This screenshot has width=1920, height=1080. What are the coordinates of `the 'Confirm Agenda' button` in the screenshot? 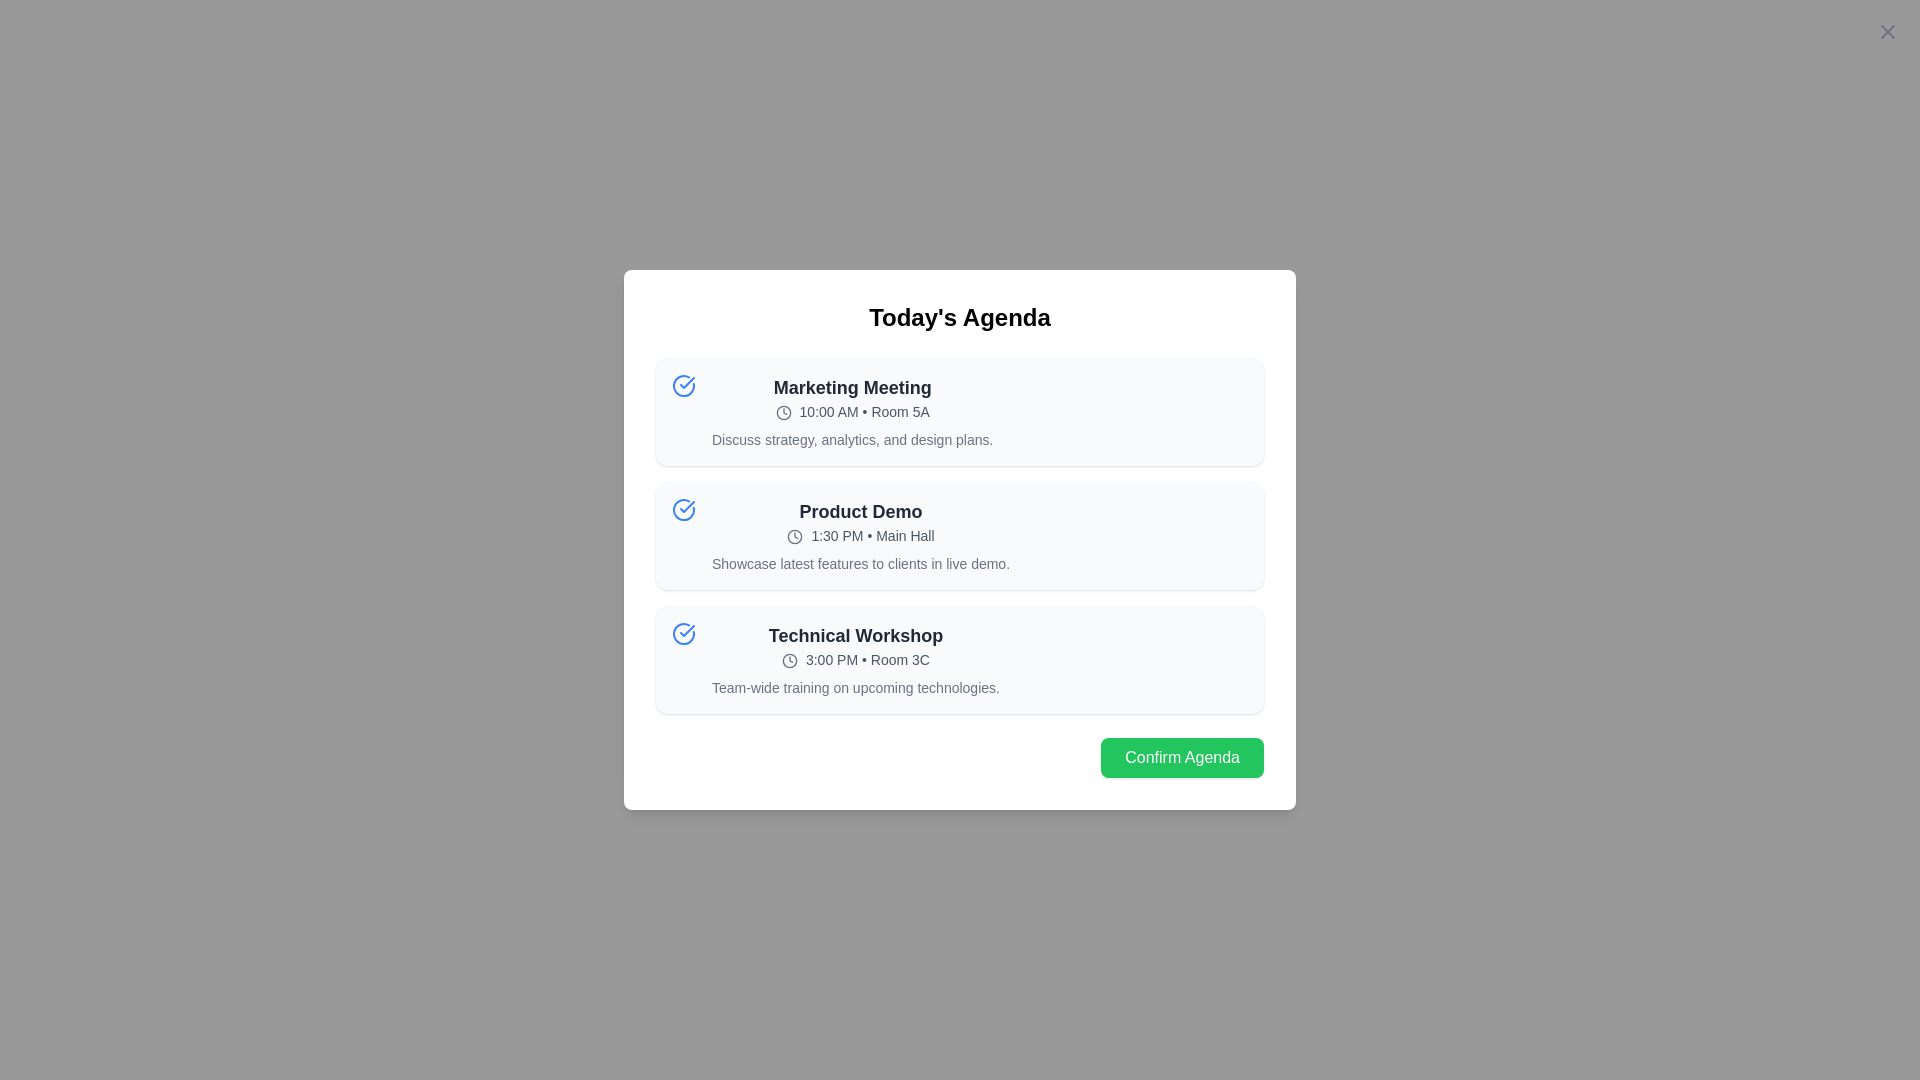 It's located at (1182, 758).